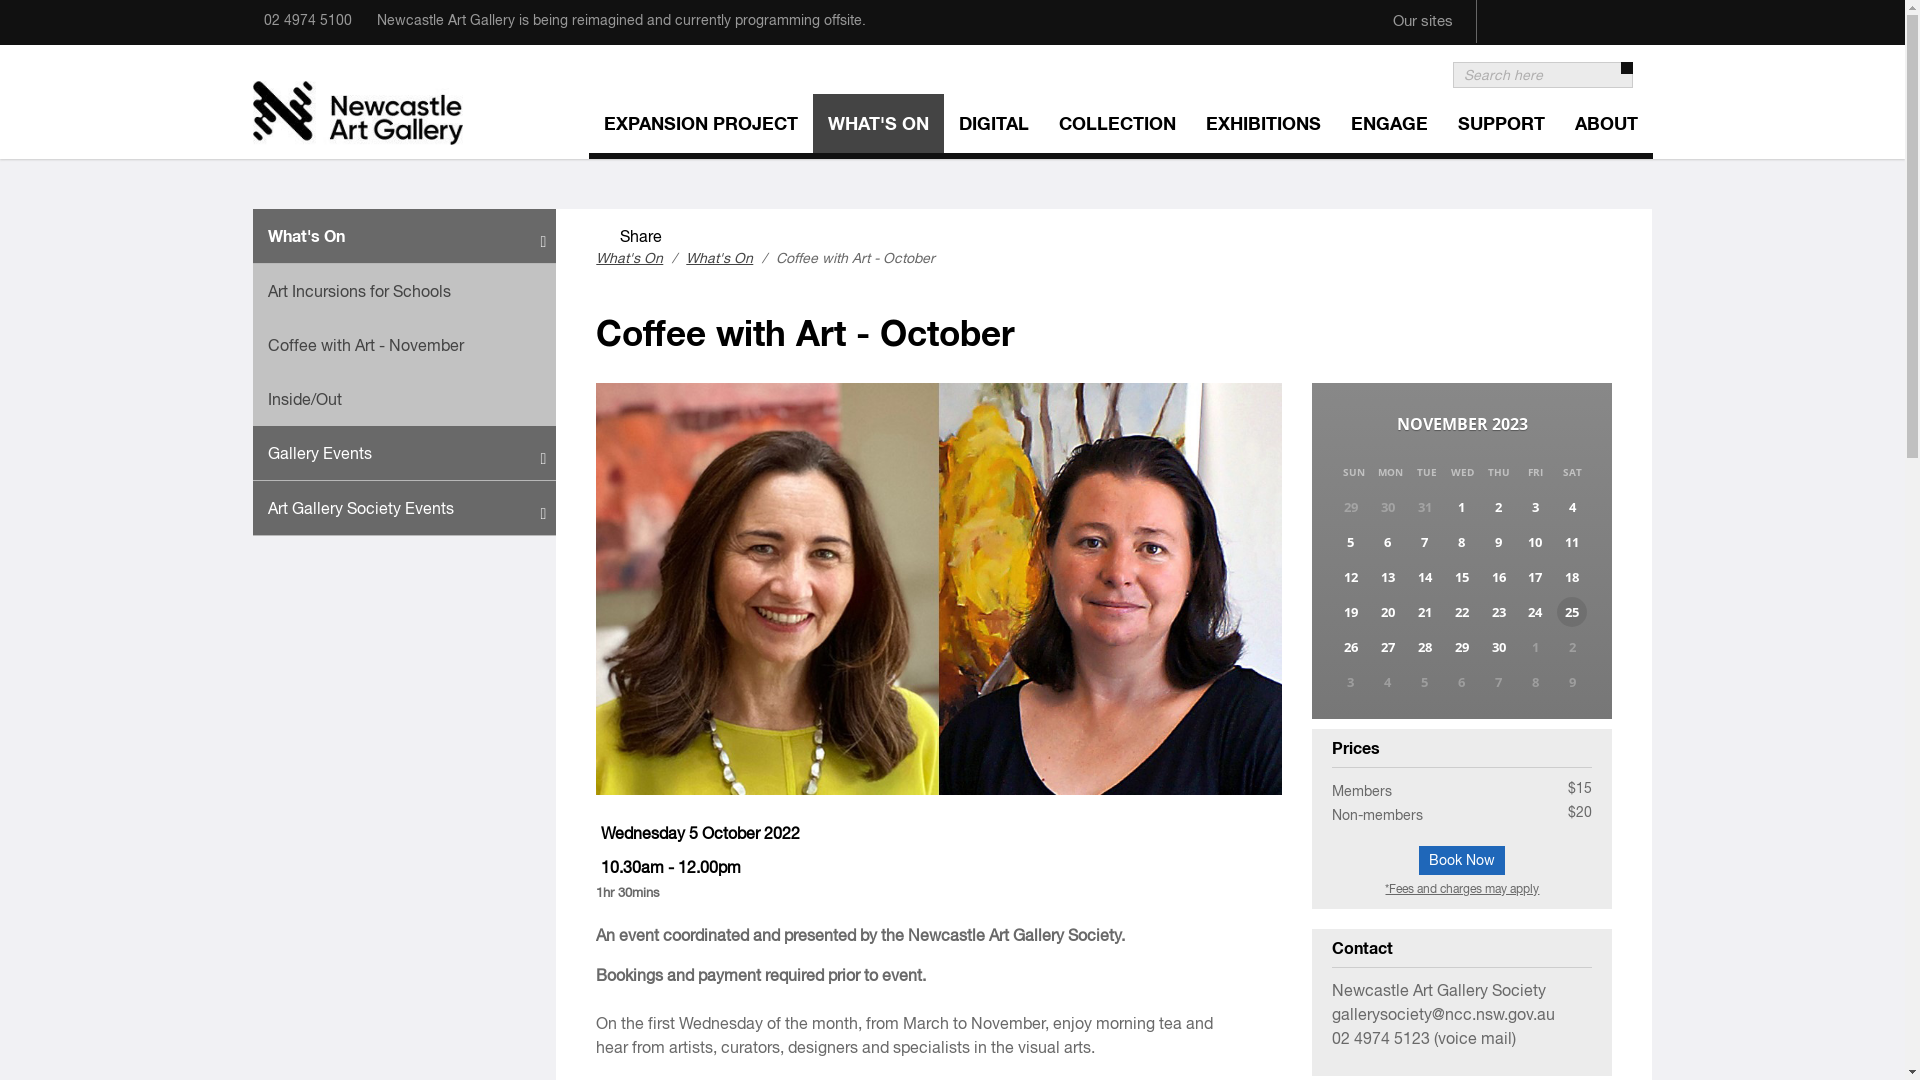 The width and height of the screenshot is (1920, 1080). Describe the element at coordinates (993, 126) in the screenshot. I see `'DIGITAL'` at that location.